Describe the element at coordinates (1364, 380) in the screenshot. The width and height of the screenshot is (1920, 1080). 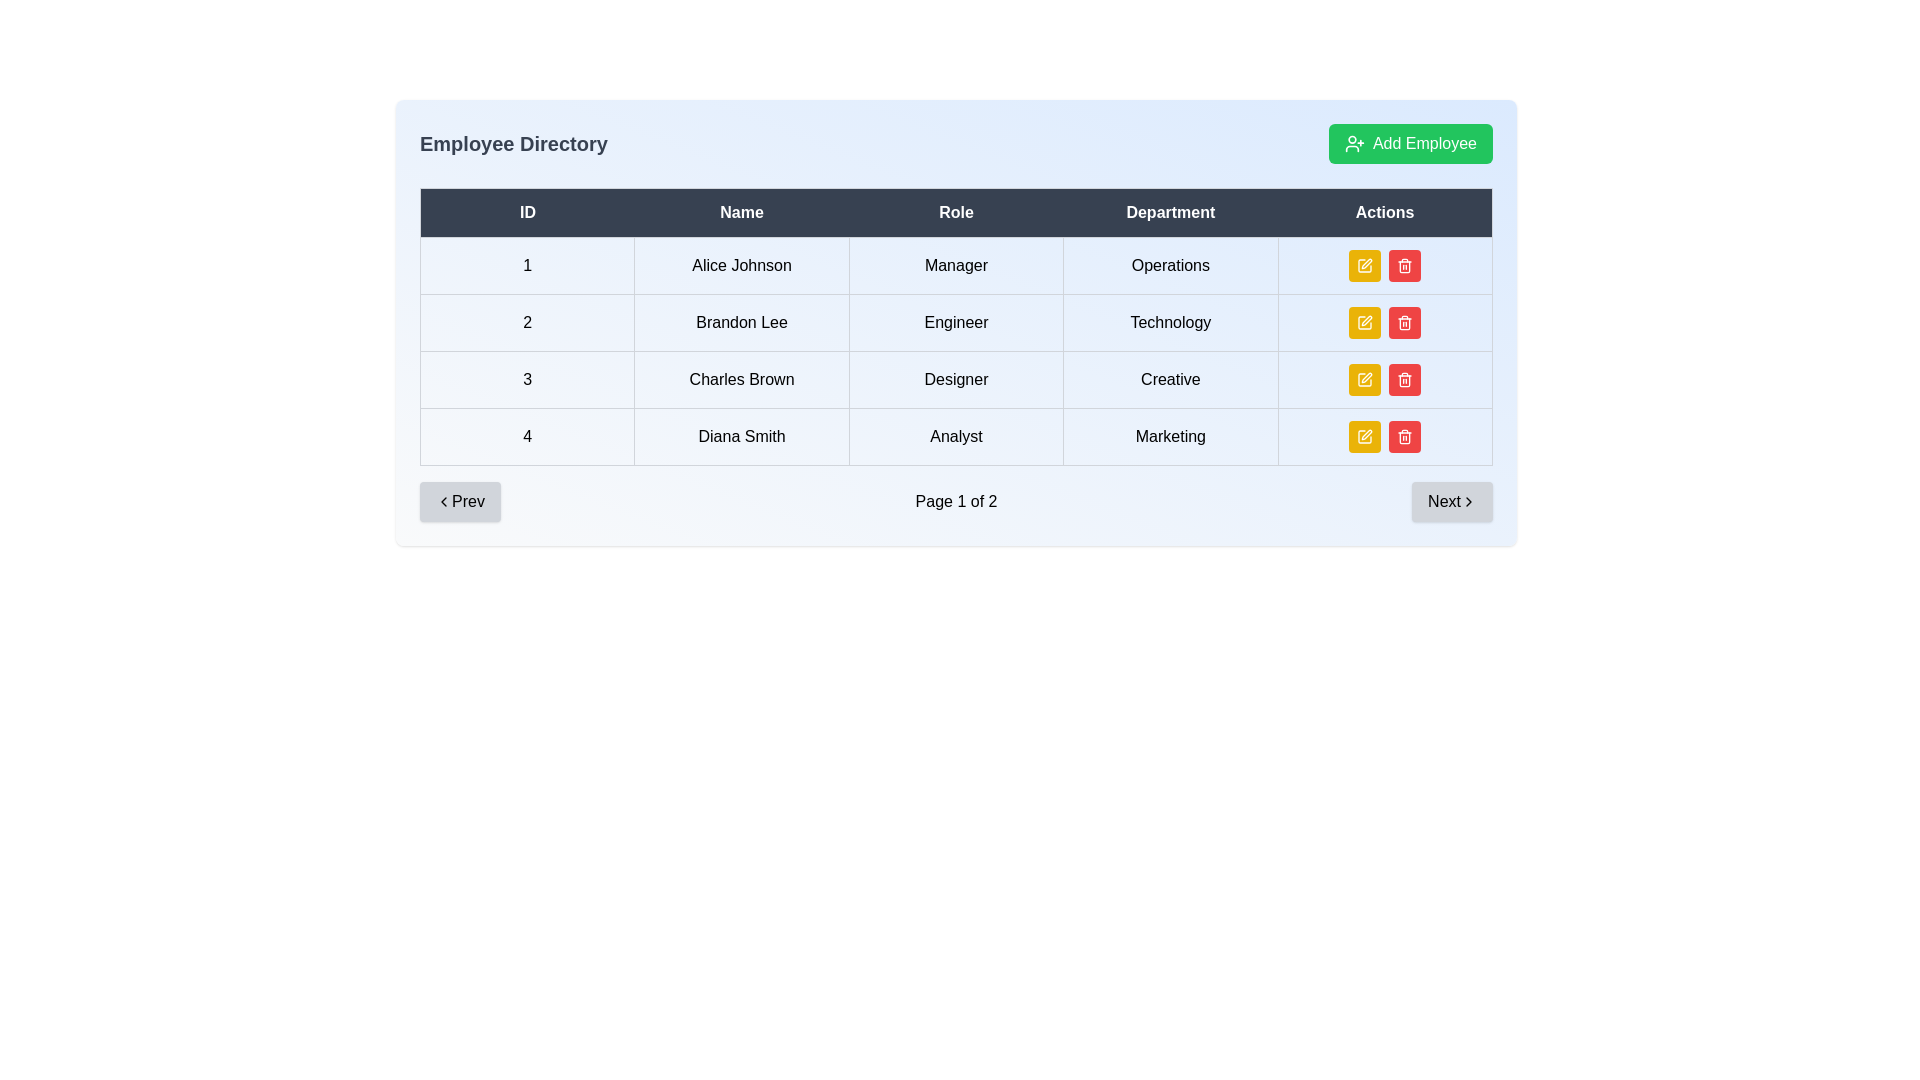
I see `the square icon button with a yellow background and pencil symbol in the Action column of the third row in the Employee Directory table to initiate an edit action` at that location.